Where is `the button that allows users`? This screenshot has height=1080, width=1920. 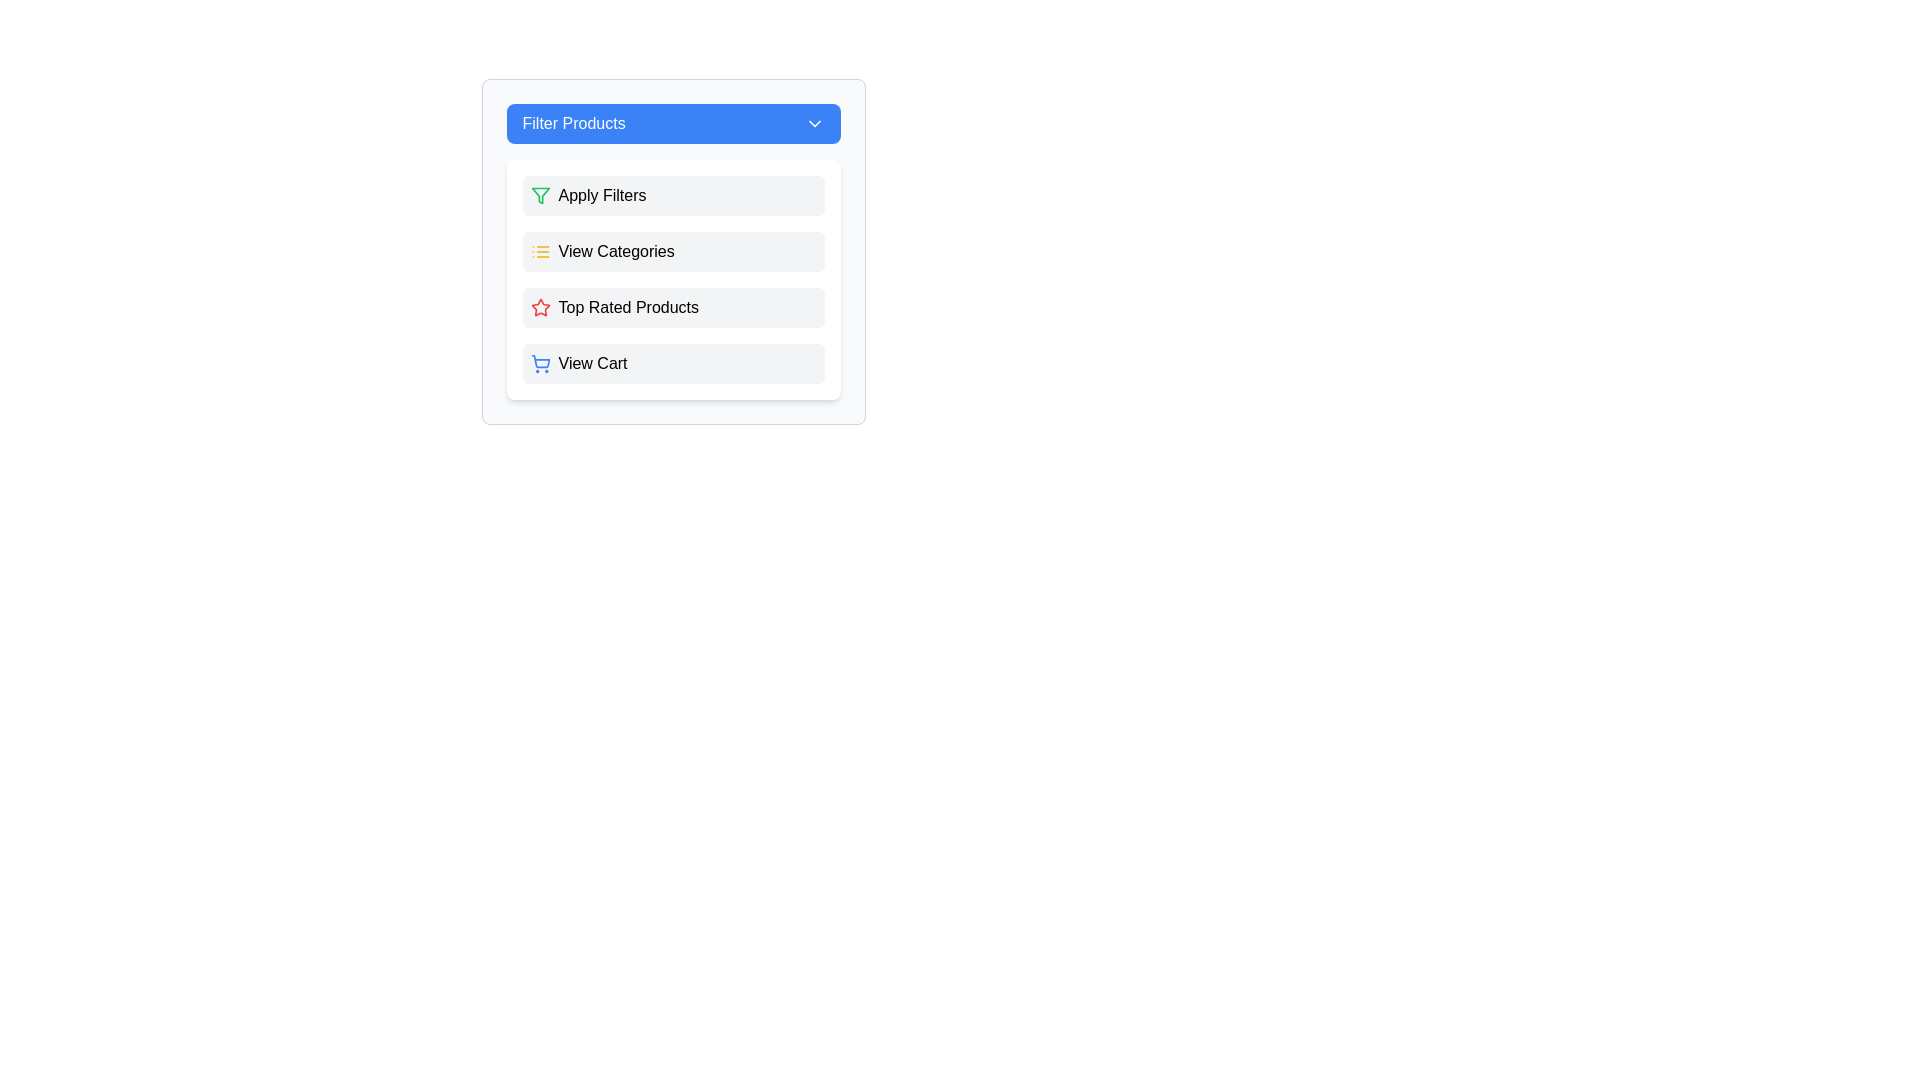 the button that allows users is located at coordinates (673, 280).